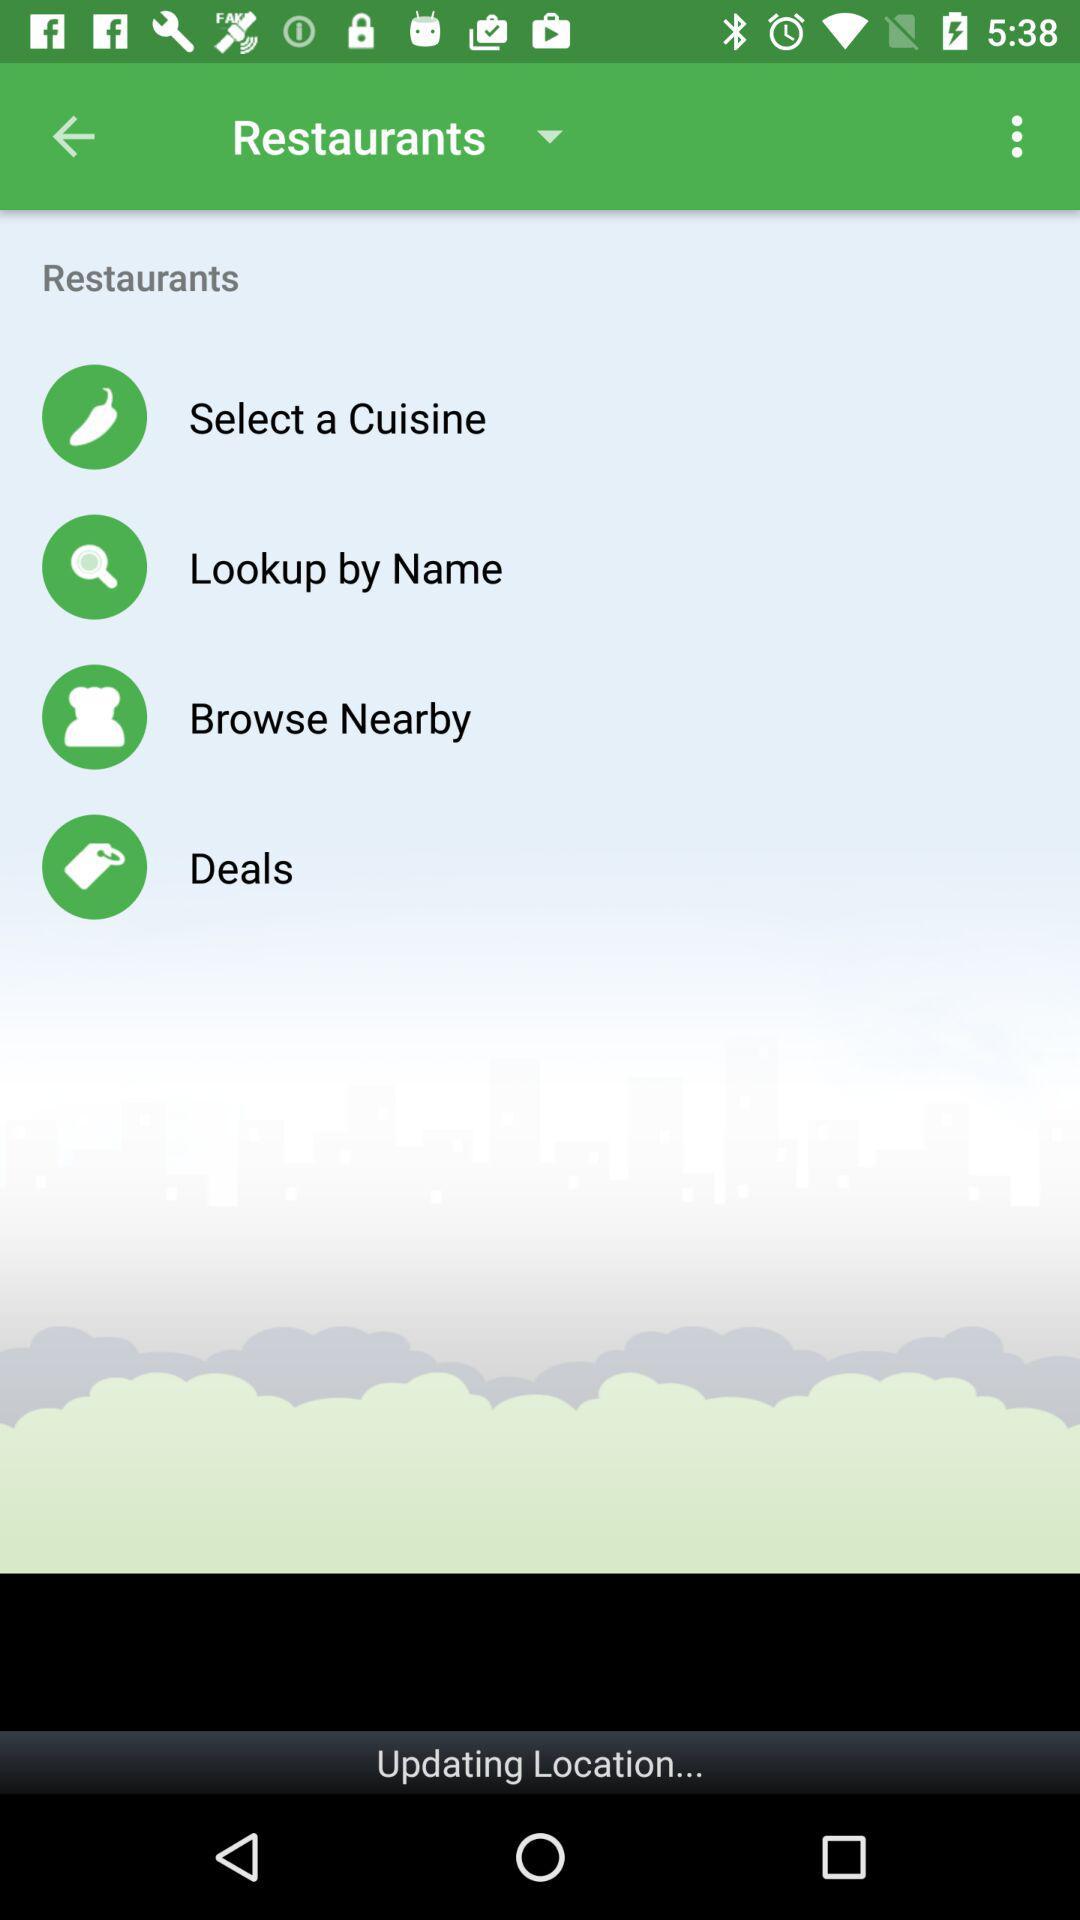 This screenshot has width=1080, height=1920. I want to click on the icon above the browse nearby icon, so click(345, 565).